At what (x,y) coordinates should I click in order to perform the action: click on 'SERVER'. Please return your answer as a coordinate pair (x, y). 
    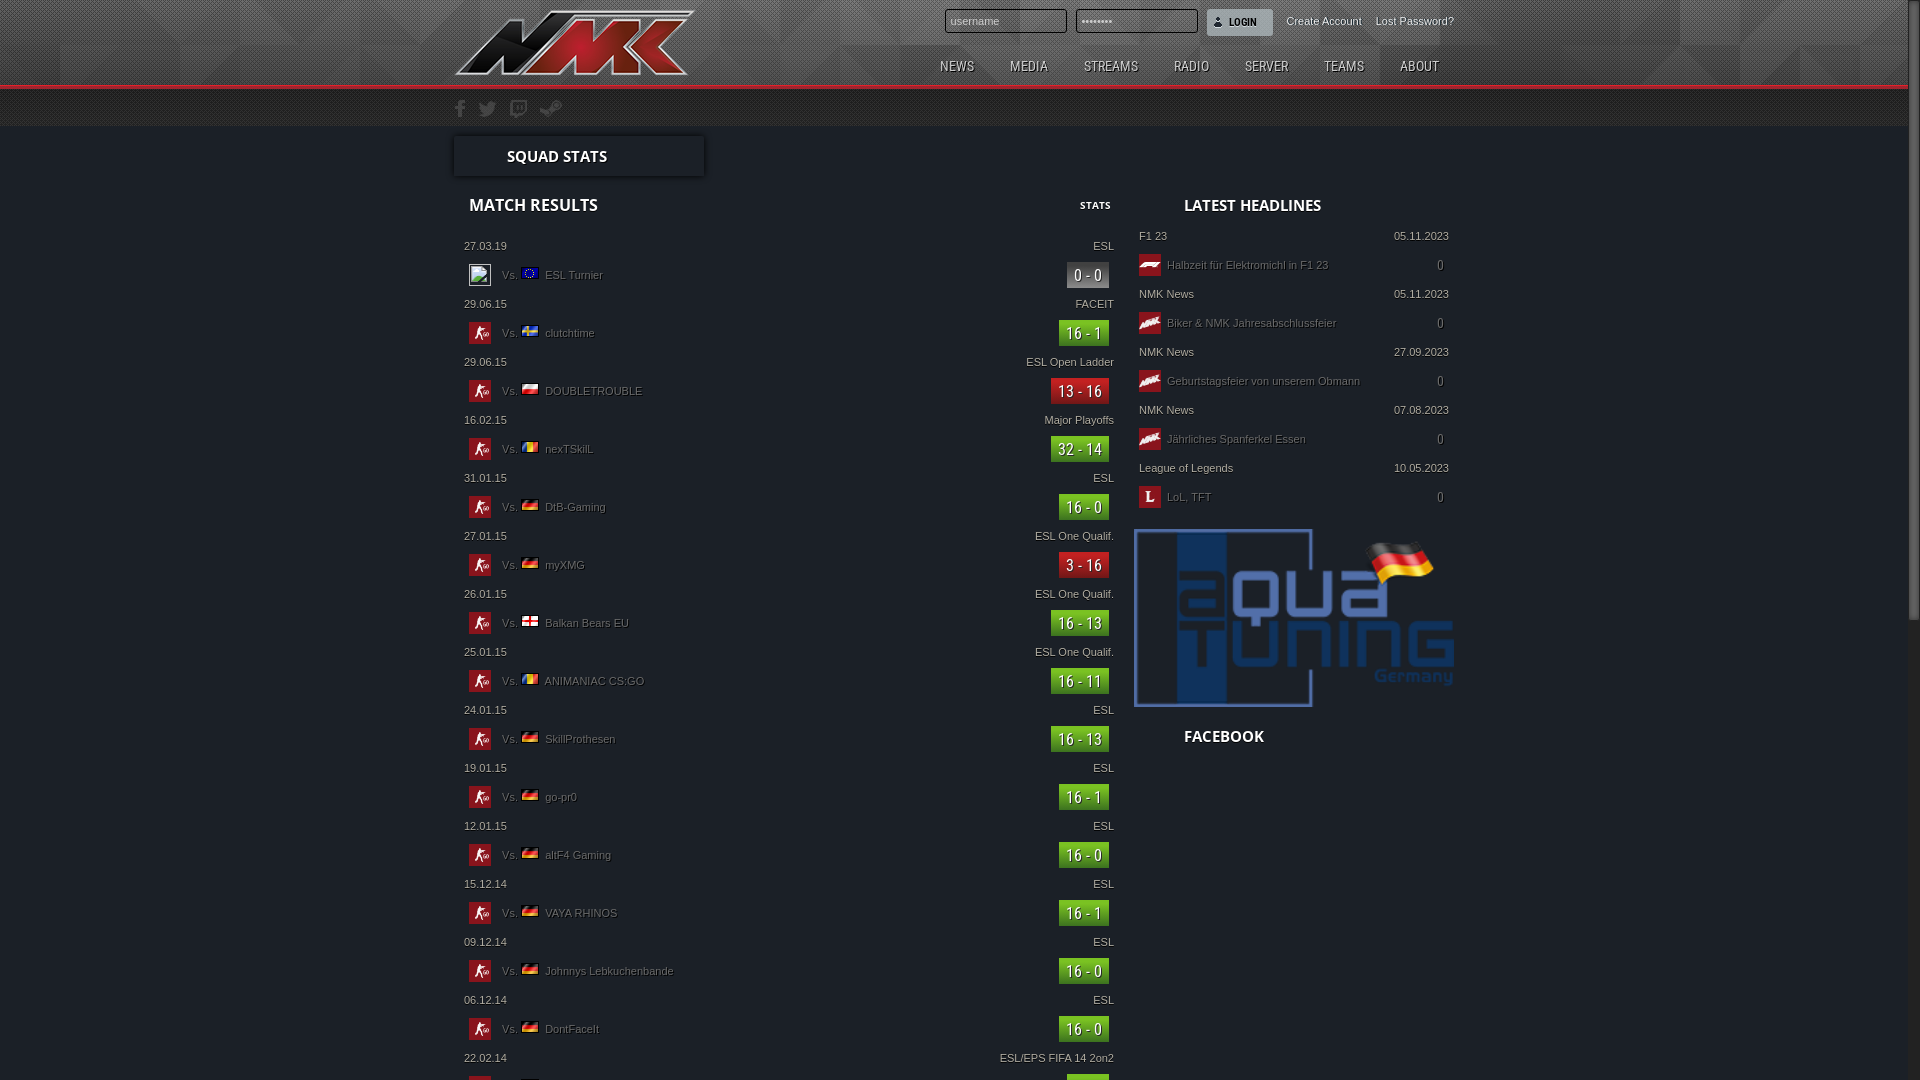
    Looking at the image, I should click on (1265, 64).